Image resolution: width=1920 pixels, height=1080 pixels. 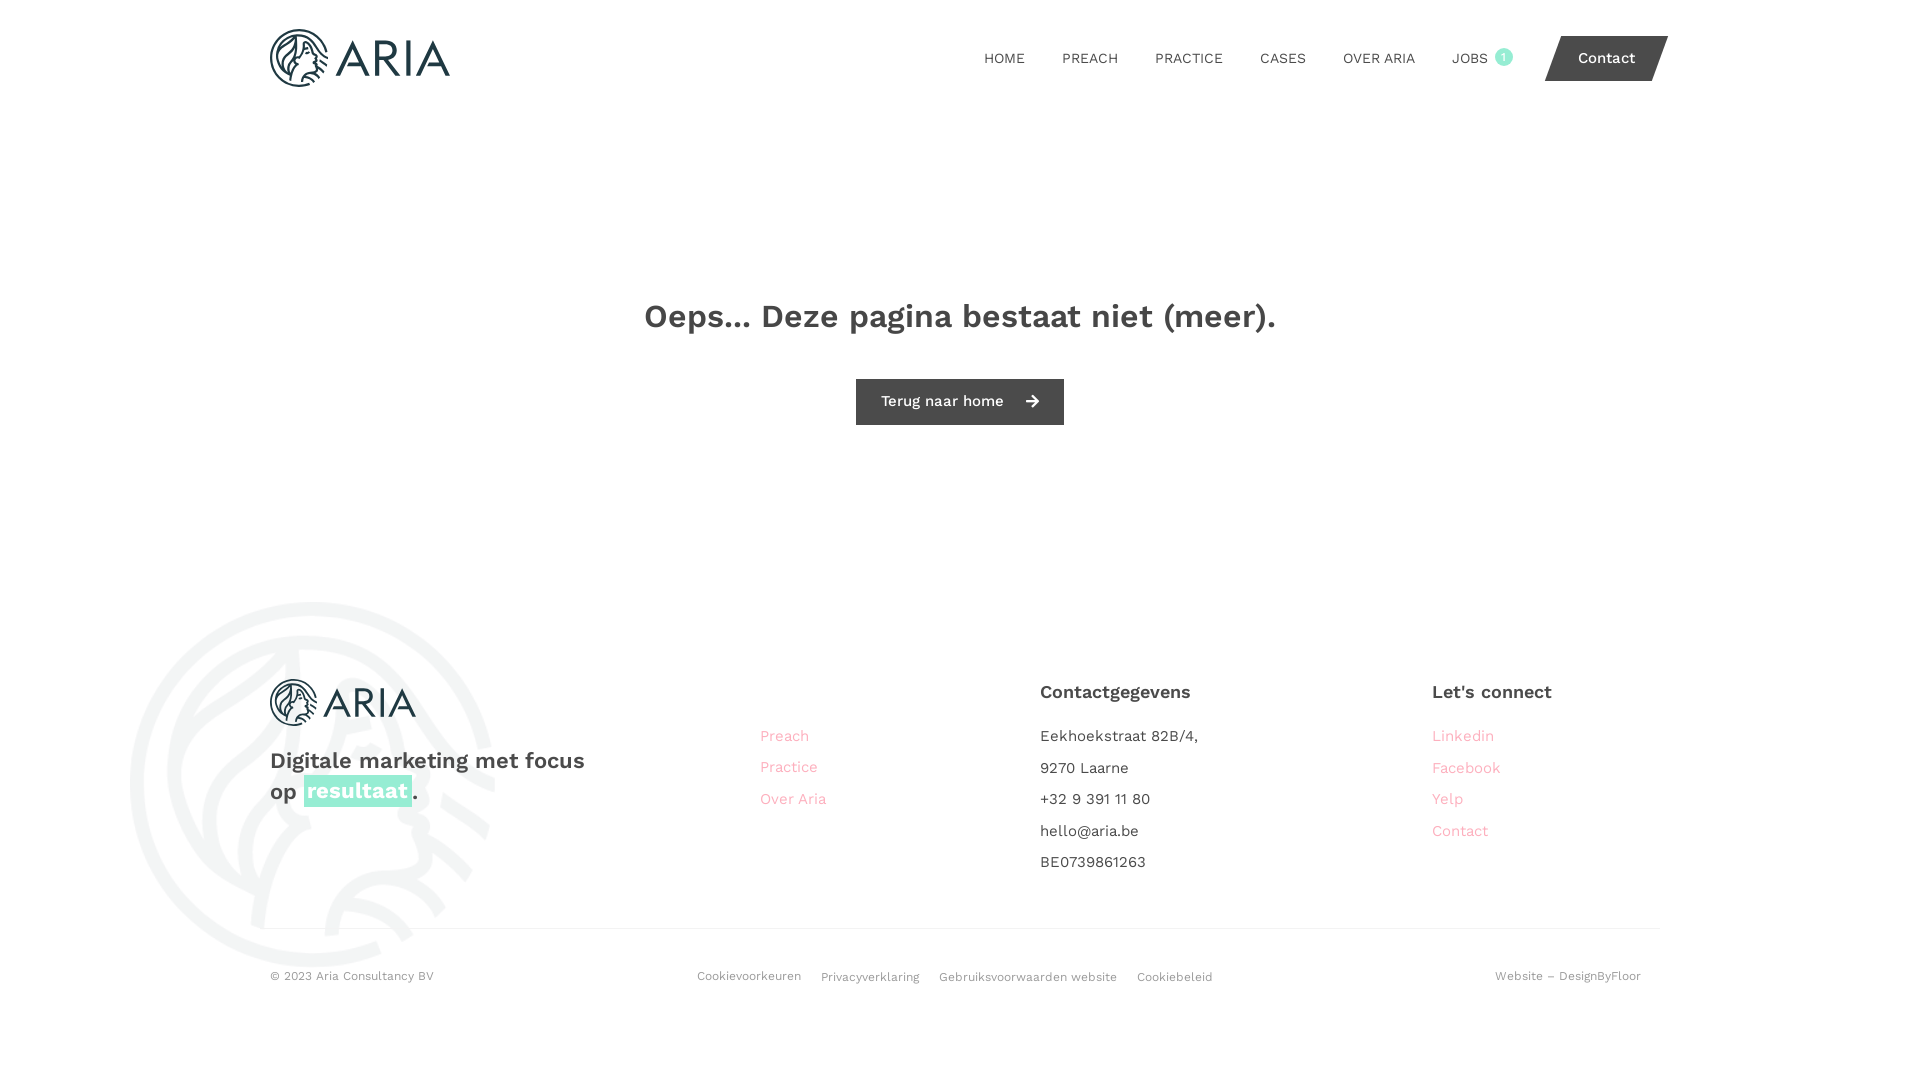 What do you see at coordinates (1430, 798) in the screenshot?
I see `'Yelp'` at bounding box center [1430, 798].